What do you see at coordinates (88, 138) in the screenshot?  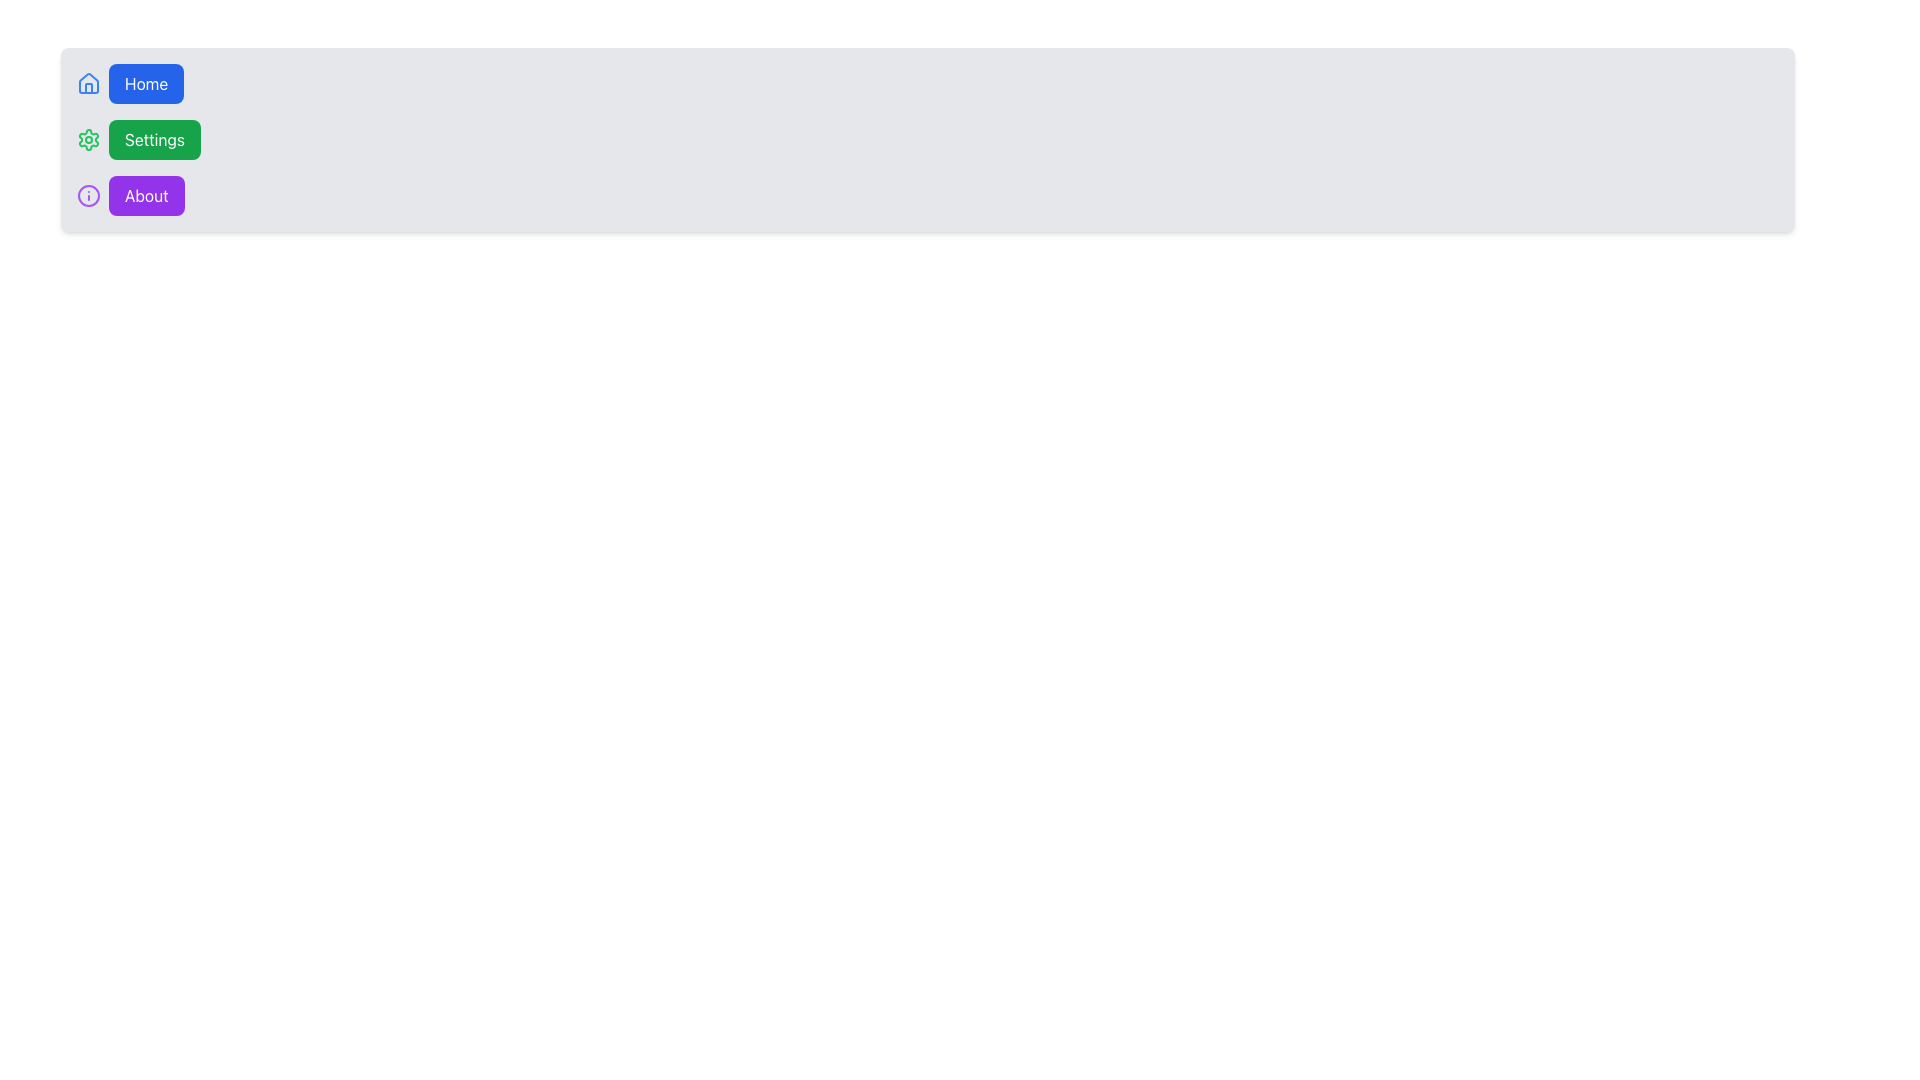 I see `the small circular green gear icon representing settings, which is positioned to the left of the green 'Settings' button` at bounding box center [88, 138].